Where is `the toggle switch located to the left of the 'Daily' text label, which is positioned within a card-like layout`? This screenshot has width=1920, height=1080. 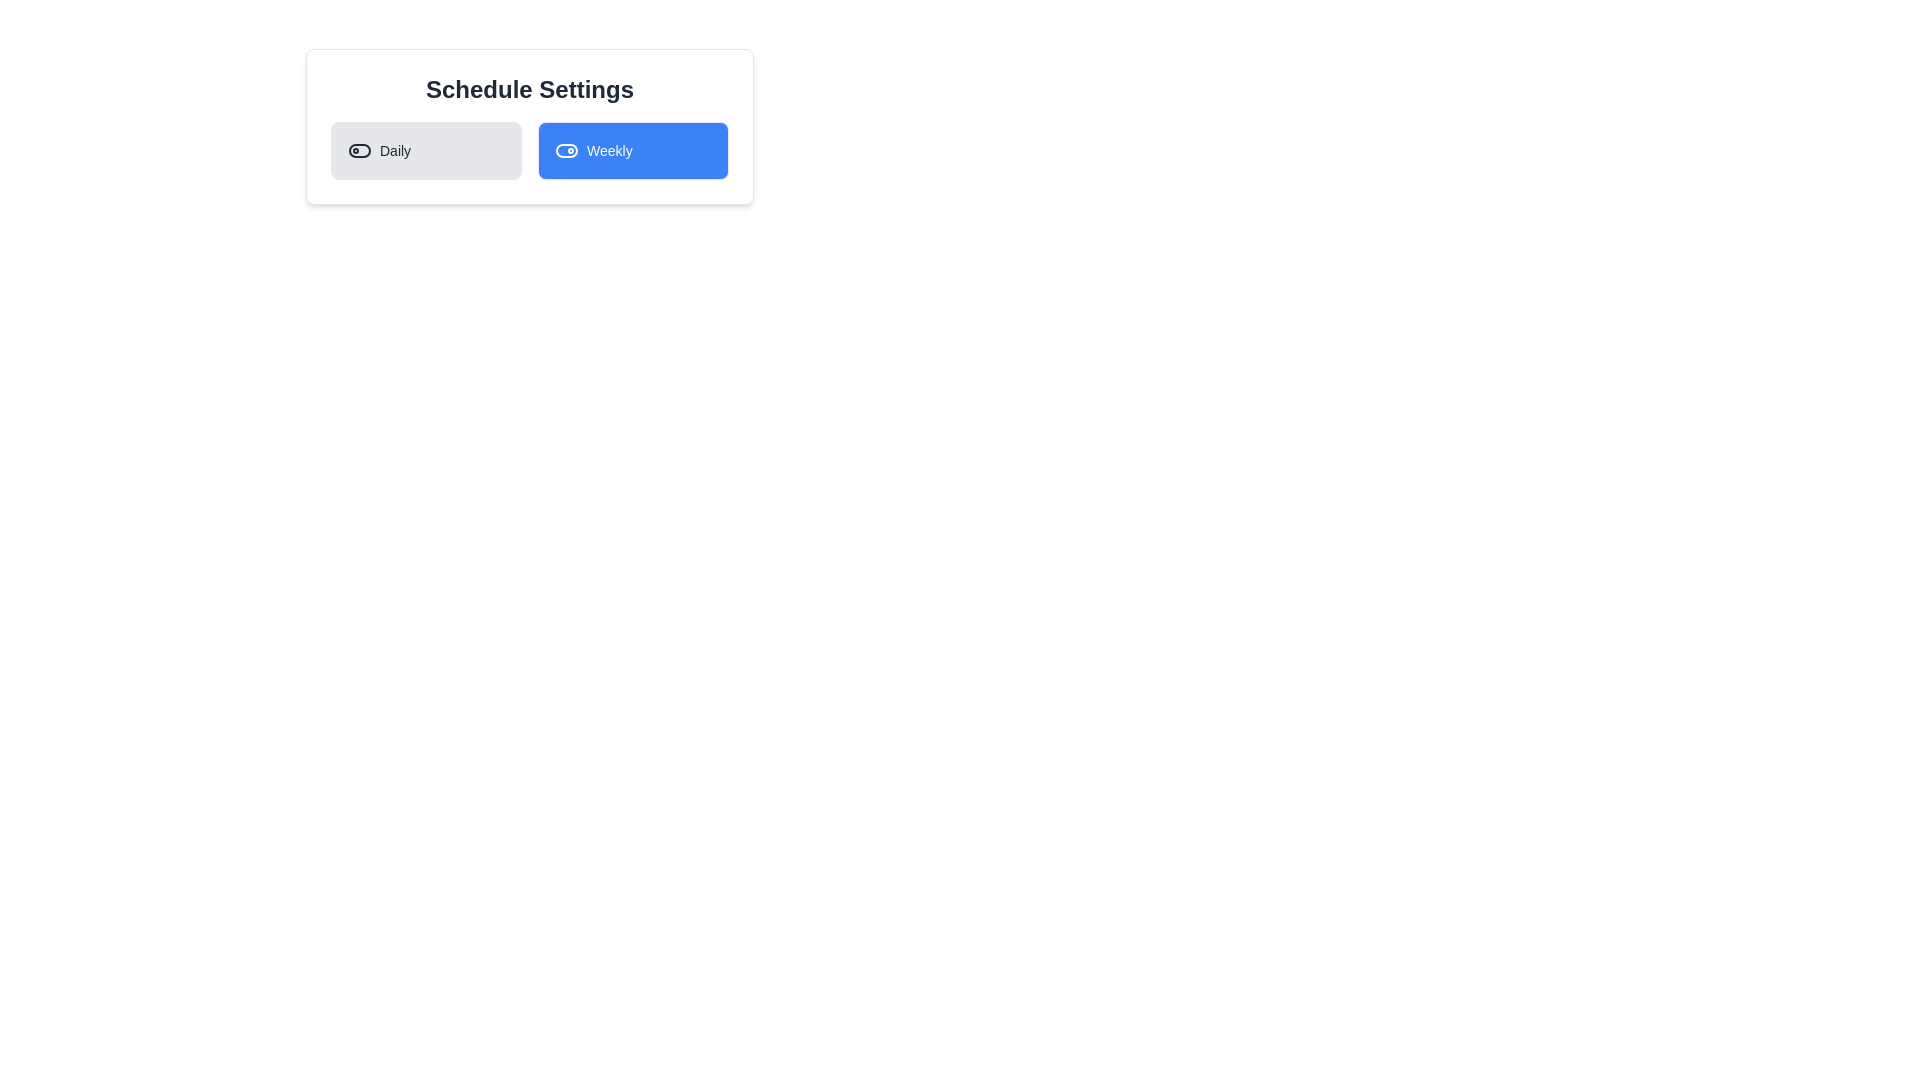 the toggle switch located to the left of the 'Daily' text label, which is positioned within a card-like layout is located at coordinates (395, 149).